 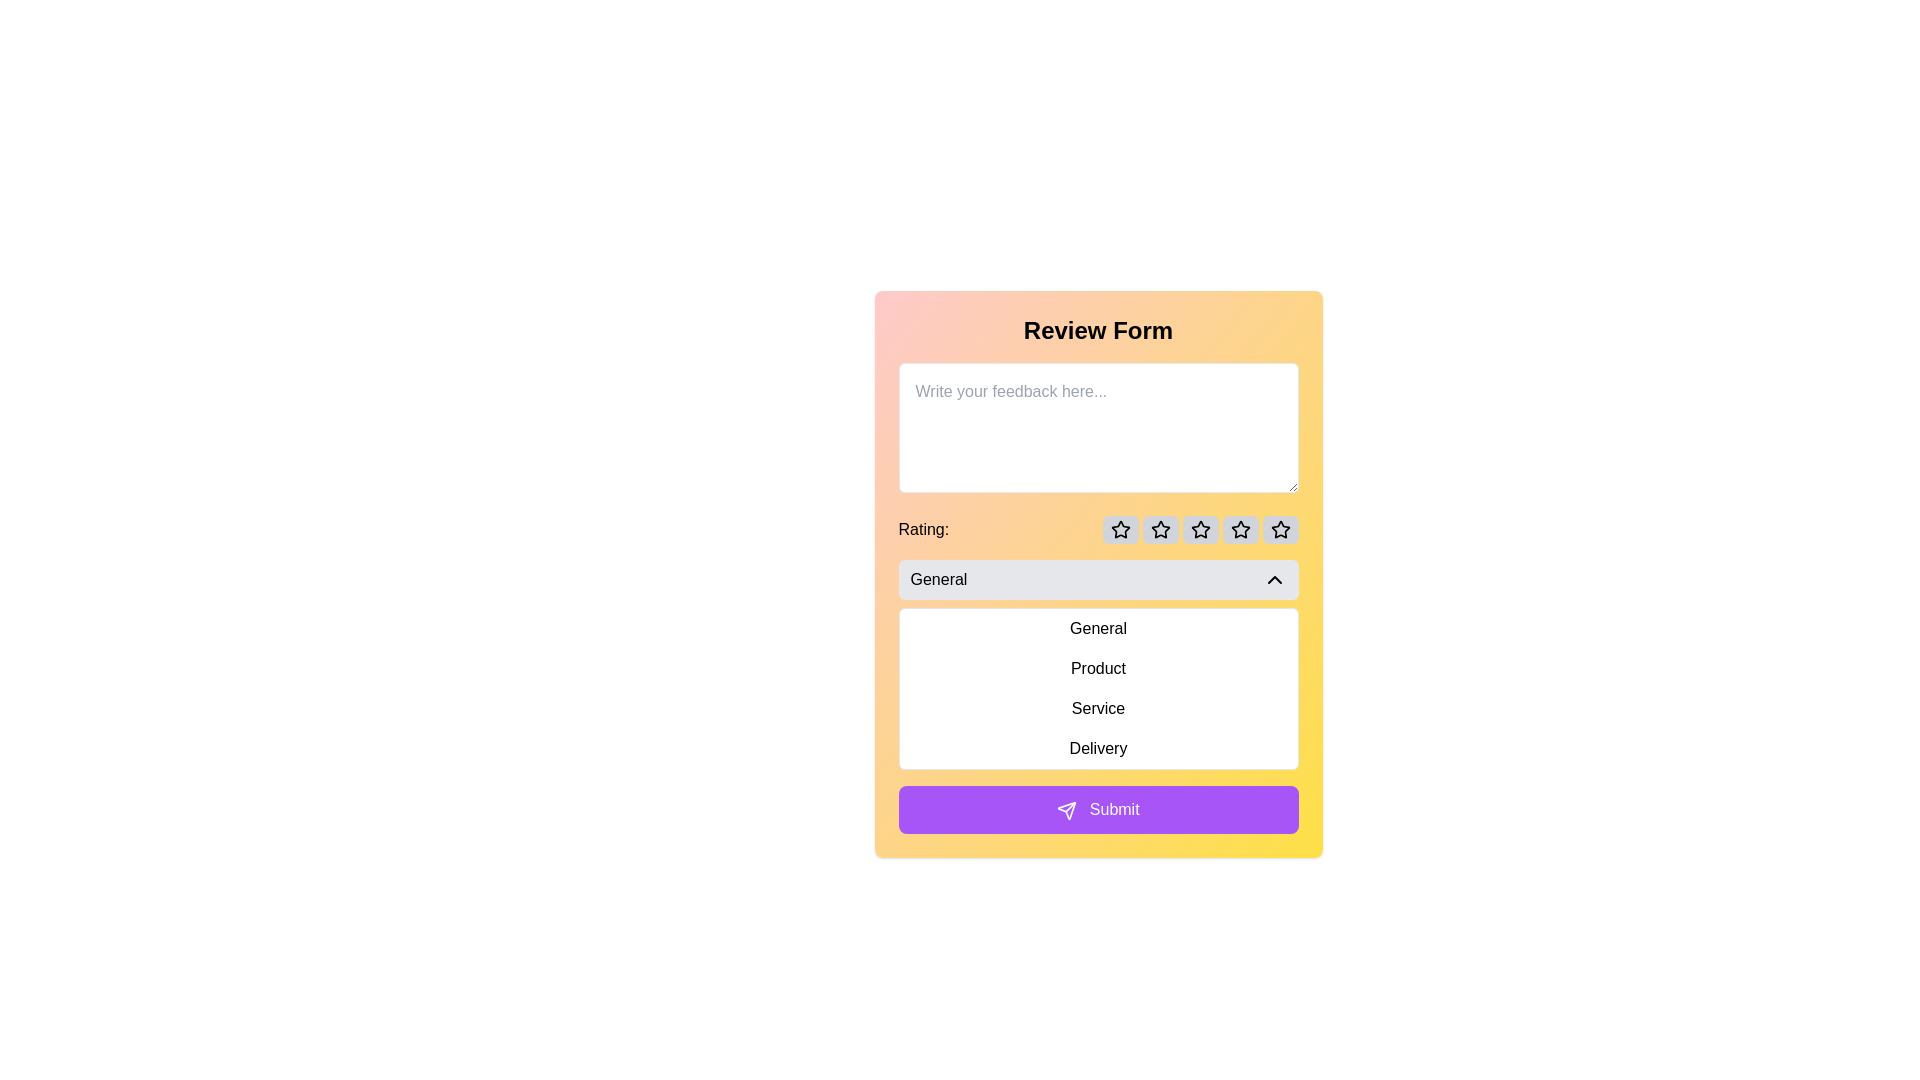 What do you see at coordinates (1160, 528) in the screenshot?
I see `the second star icon in the rating section` at bounding box center [1160, 528].